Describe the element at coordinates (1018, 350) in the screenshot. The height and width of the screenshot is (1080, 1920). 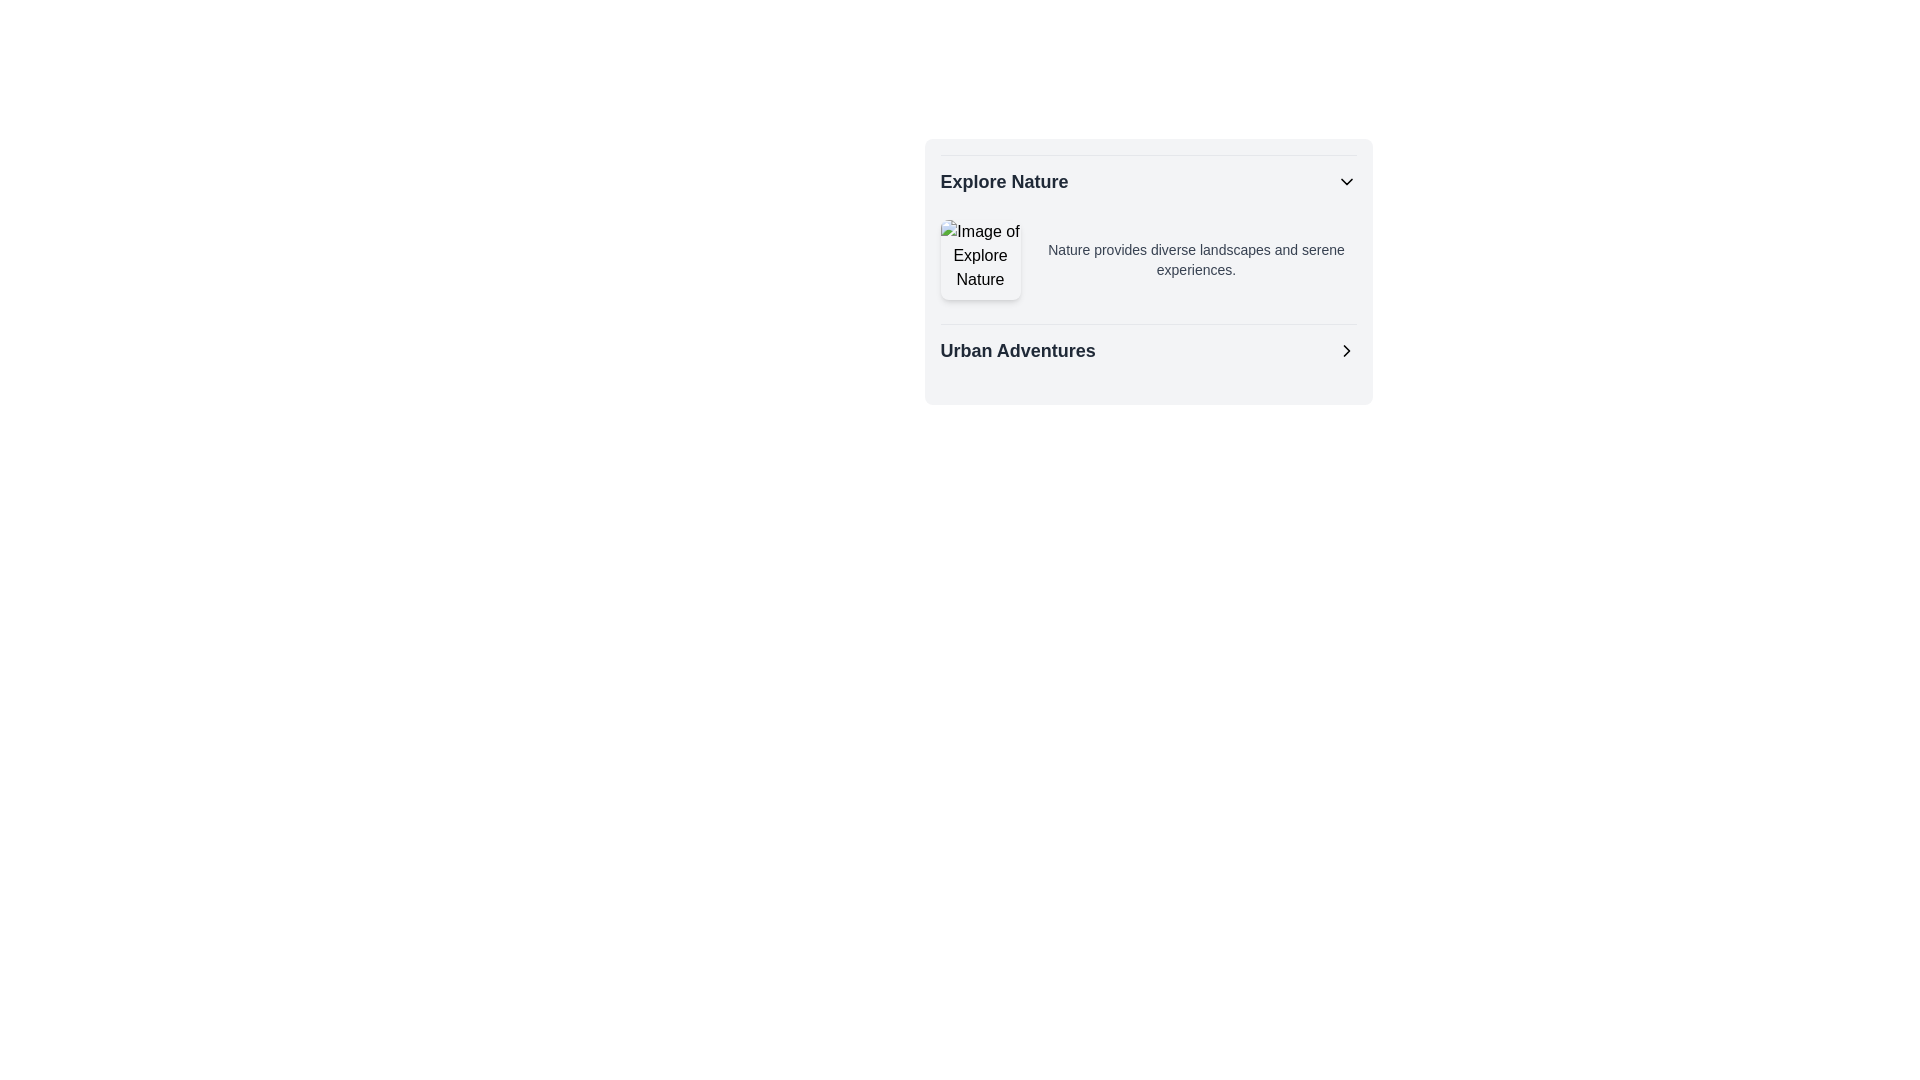
I see `the text label 'Urban Adventures'` at that location.